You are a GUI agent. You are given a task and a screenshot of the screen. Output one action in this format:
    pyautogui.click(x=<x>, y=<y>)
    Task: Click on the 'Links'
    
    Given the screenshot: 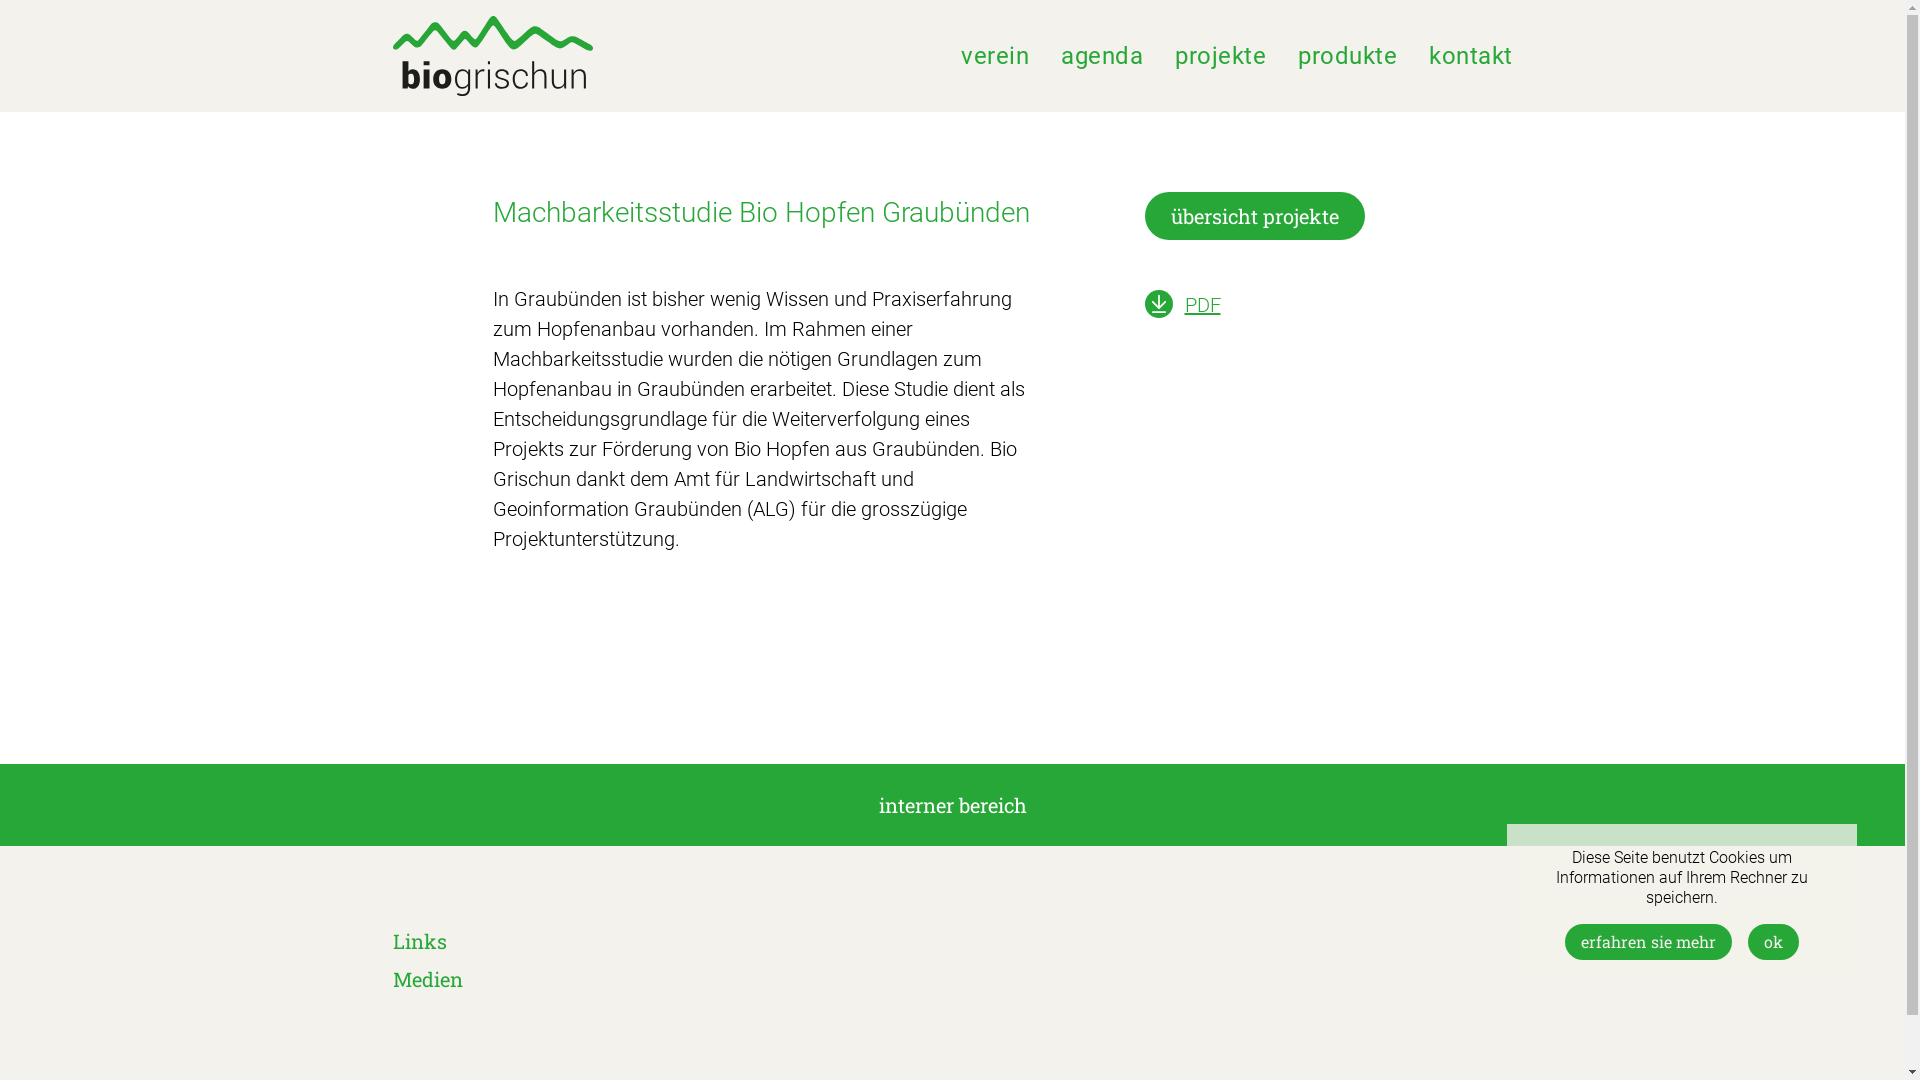 What is the action you would take?
    pyautogui.click(x=417, y=941)
    